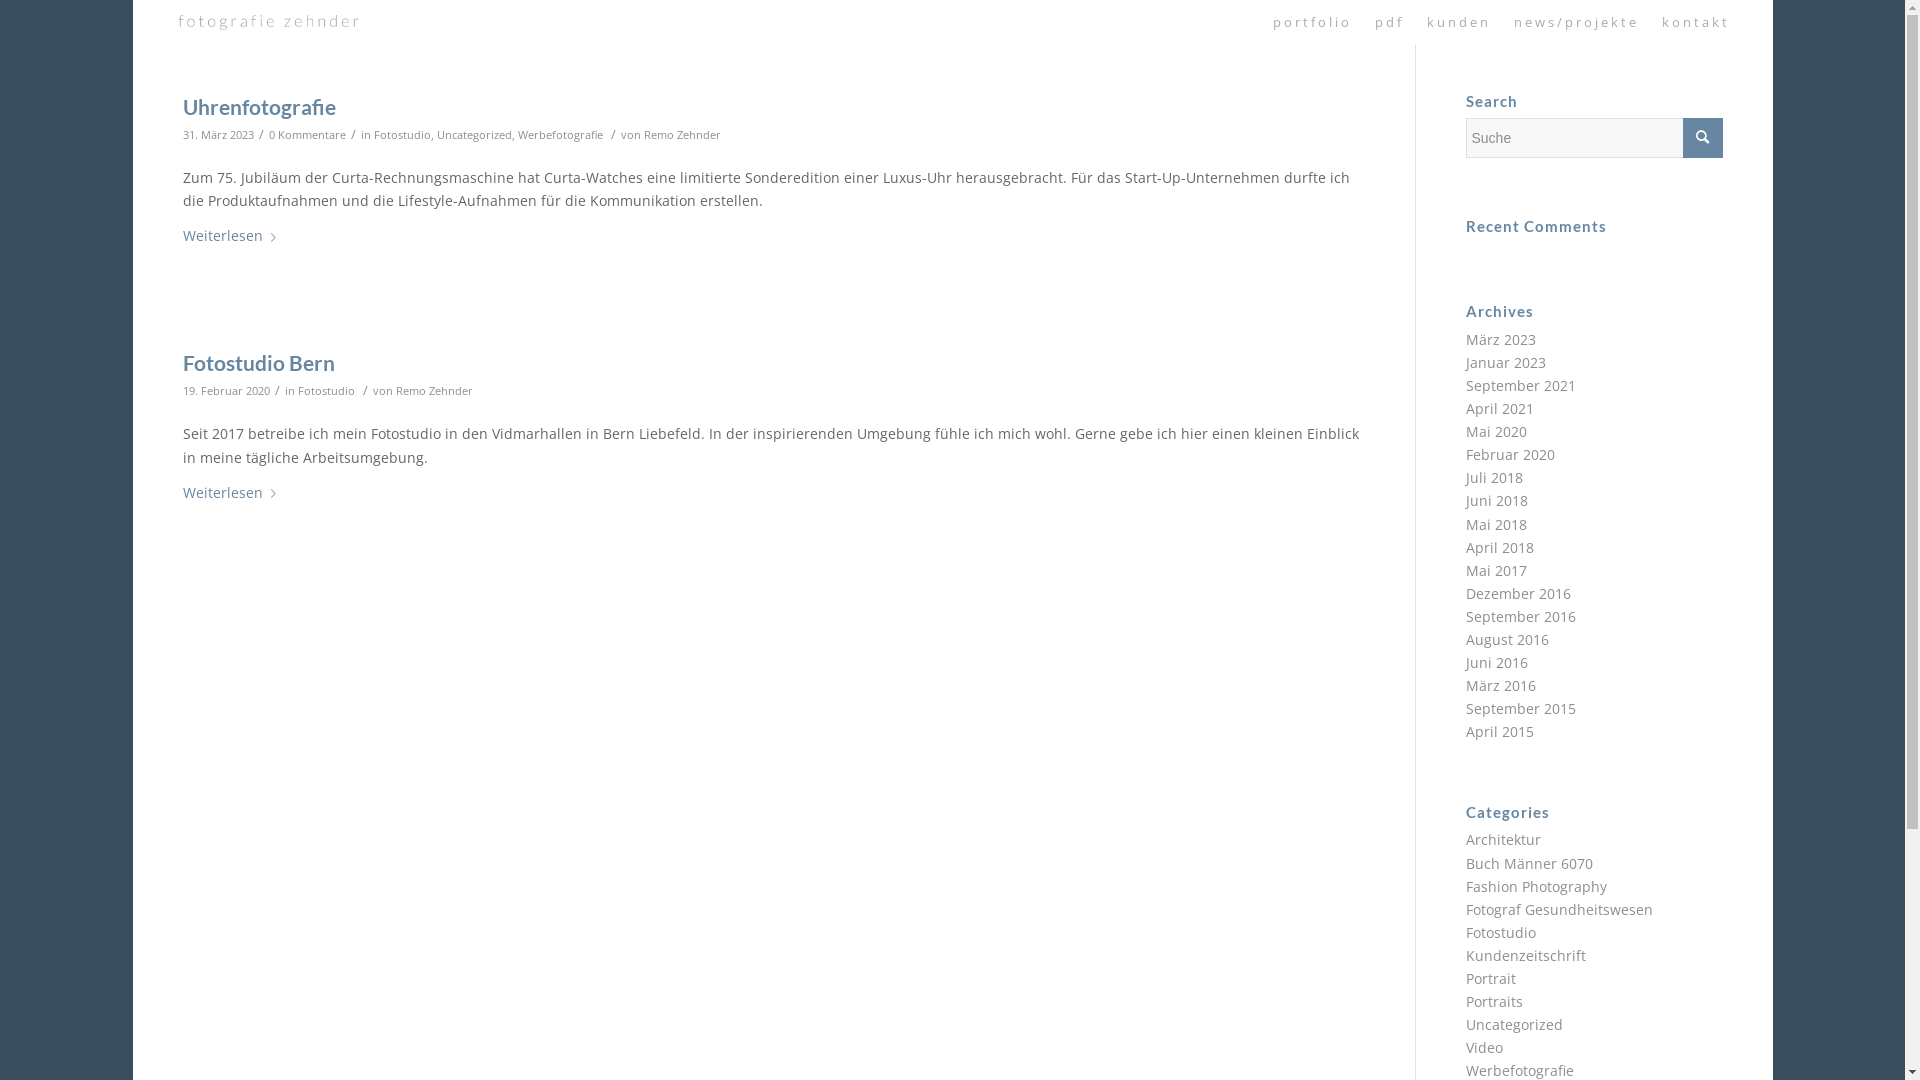  What do you see at coordinates (267, 22) in the screenshot?
I see `'LOGO'` at bounding box center [267, 22].